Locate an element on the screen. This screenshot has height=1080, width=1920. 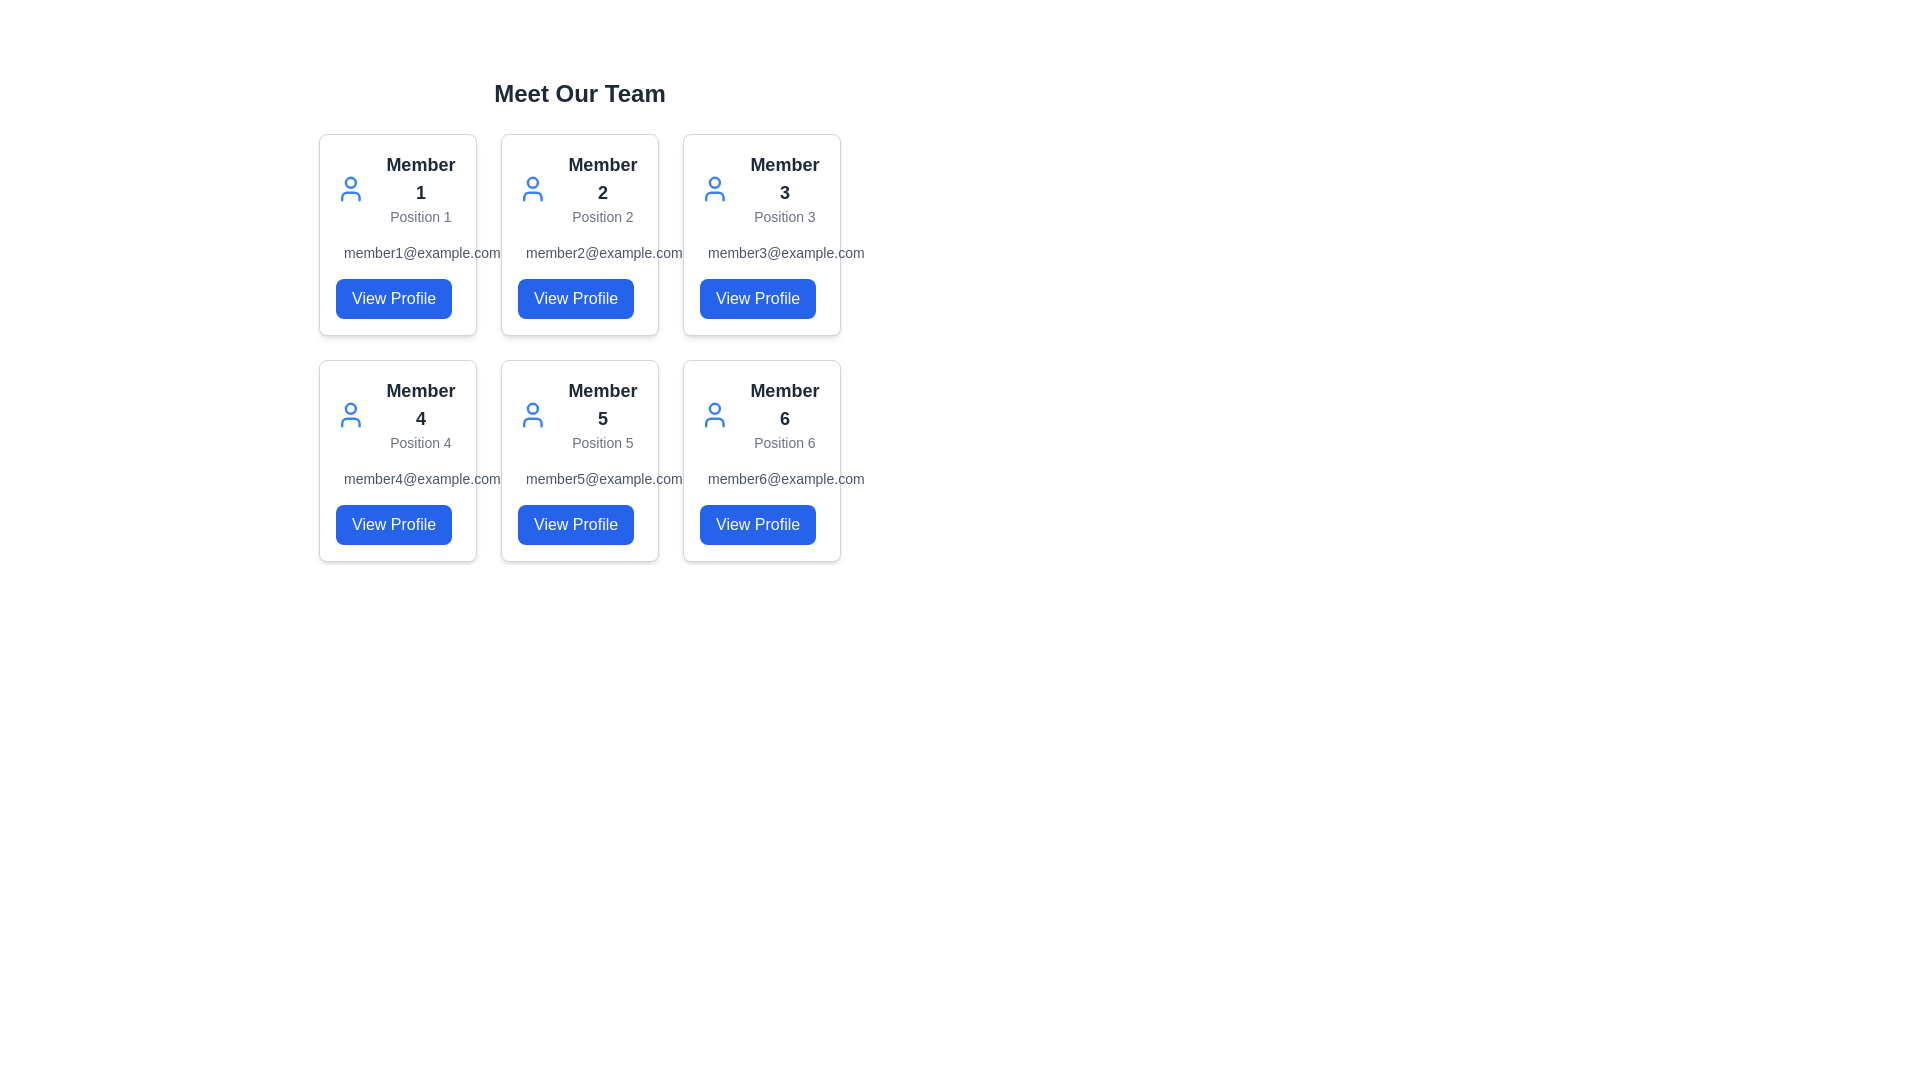
the user profile icon for 'Member 5', which is located in the center column of the second row of the grid is located at coordinates (532, 414).